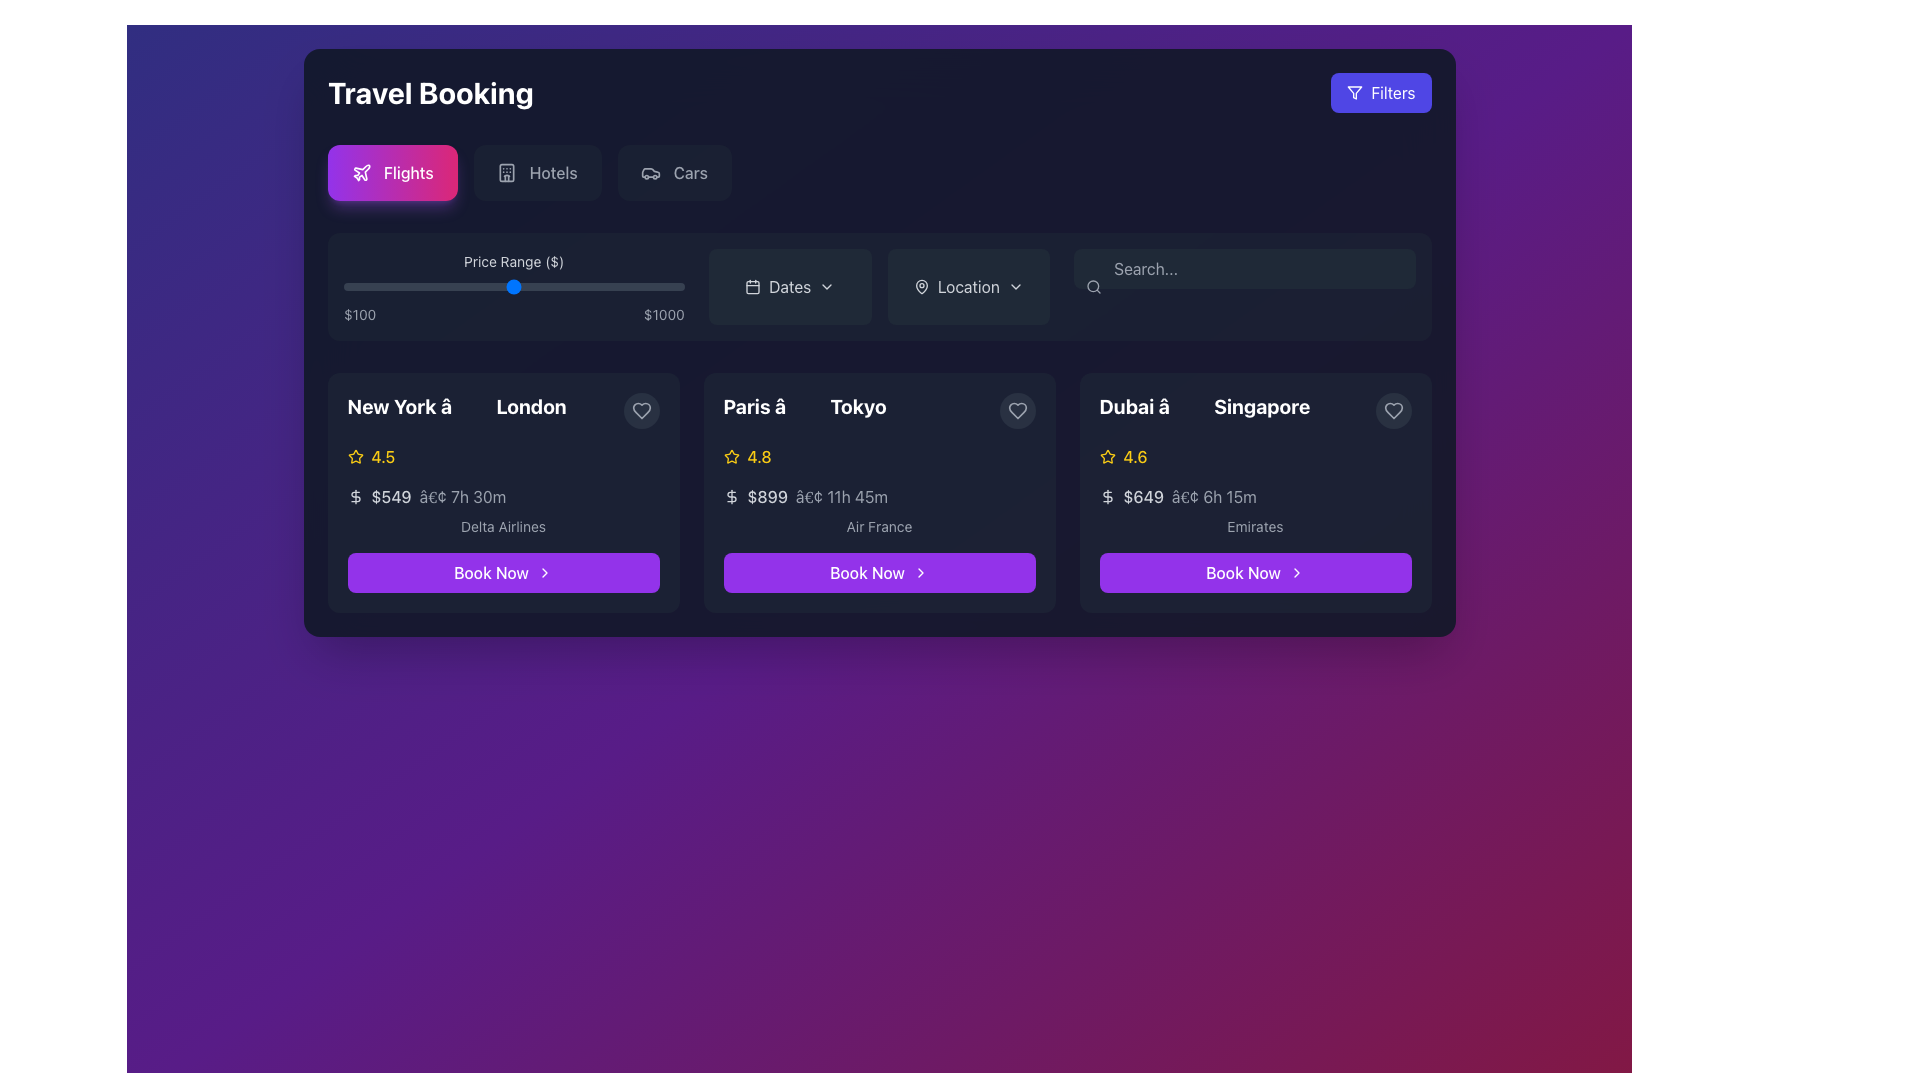 The width and height of the screenshot is (1920, 1080). Describe the element at coordinates (641, 410) in the screenshot. I see `the heart icon located in the top-right corner of the 'Paris to Tokyo' flight card to mark it as a favorite` at that location.